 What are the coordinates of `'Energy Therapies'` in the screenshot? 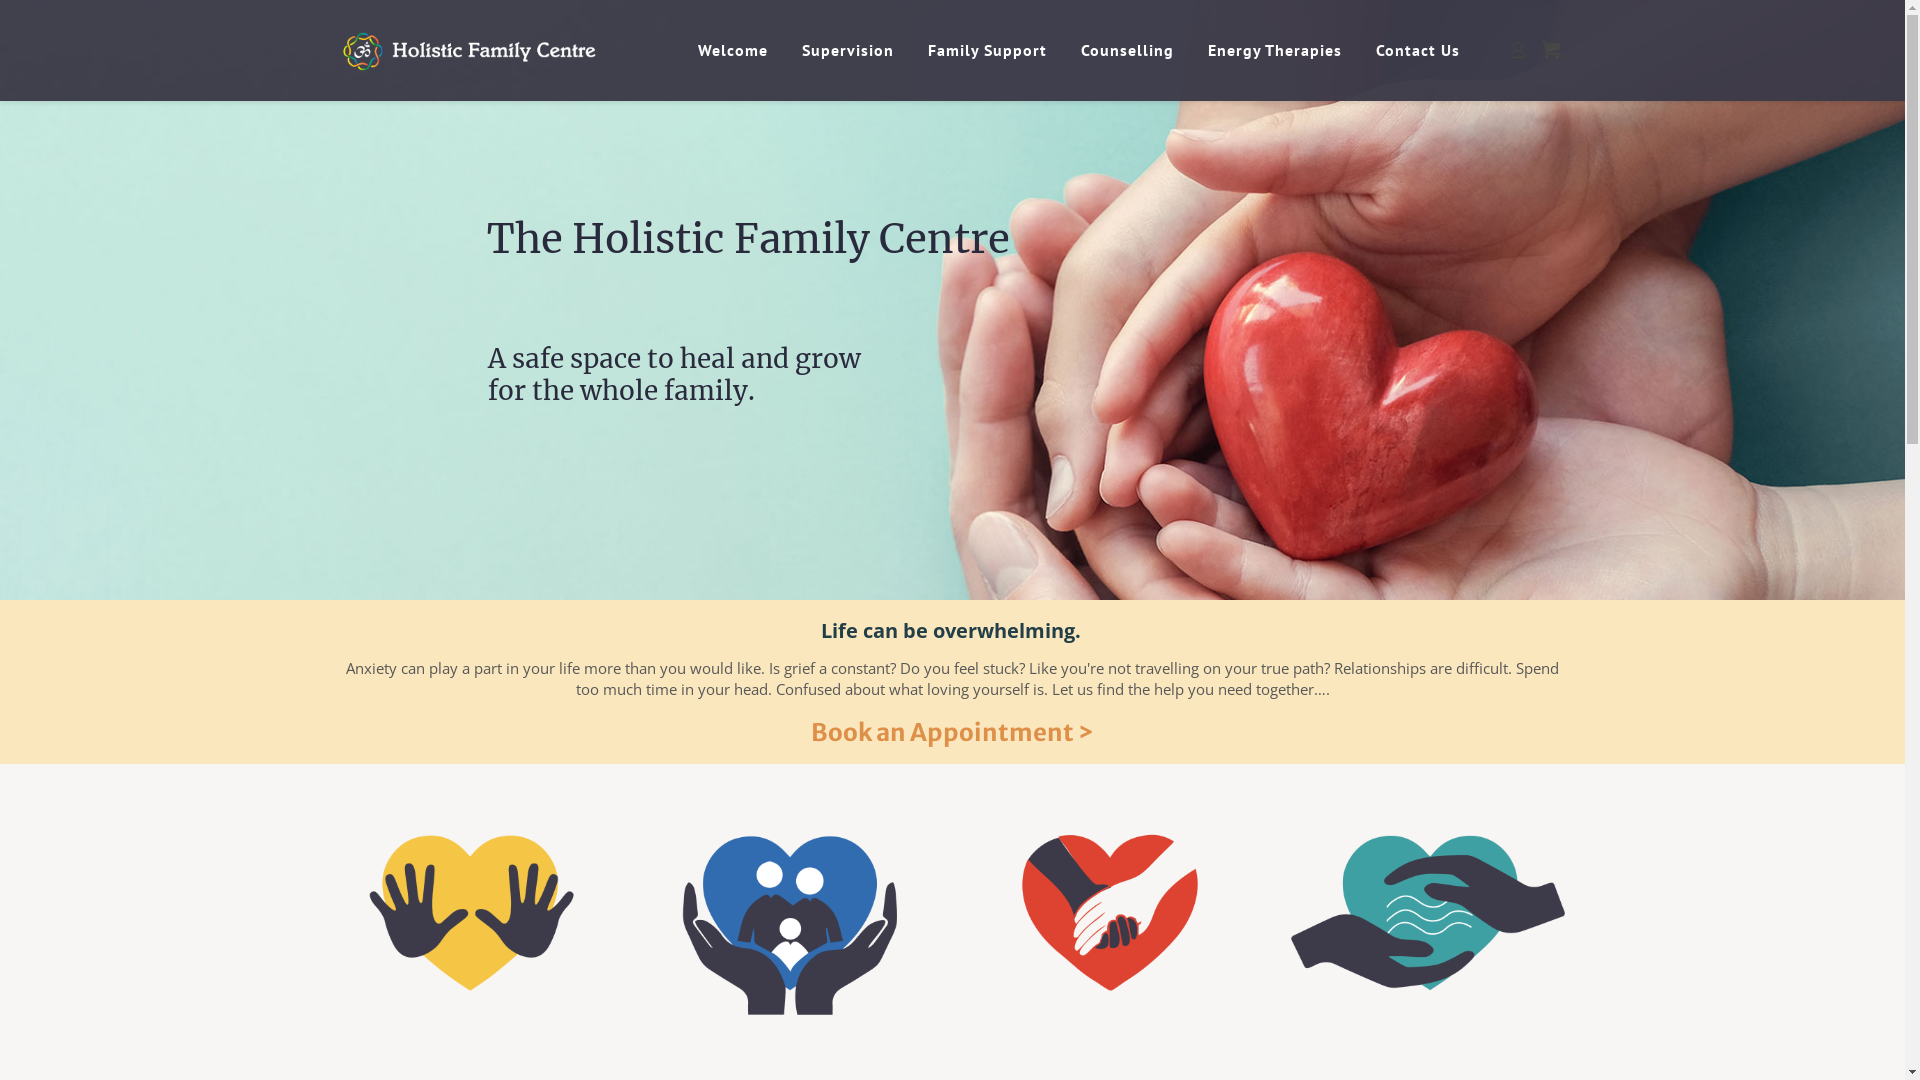 It's located at (1276, 49).